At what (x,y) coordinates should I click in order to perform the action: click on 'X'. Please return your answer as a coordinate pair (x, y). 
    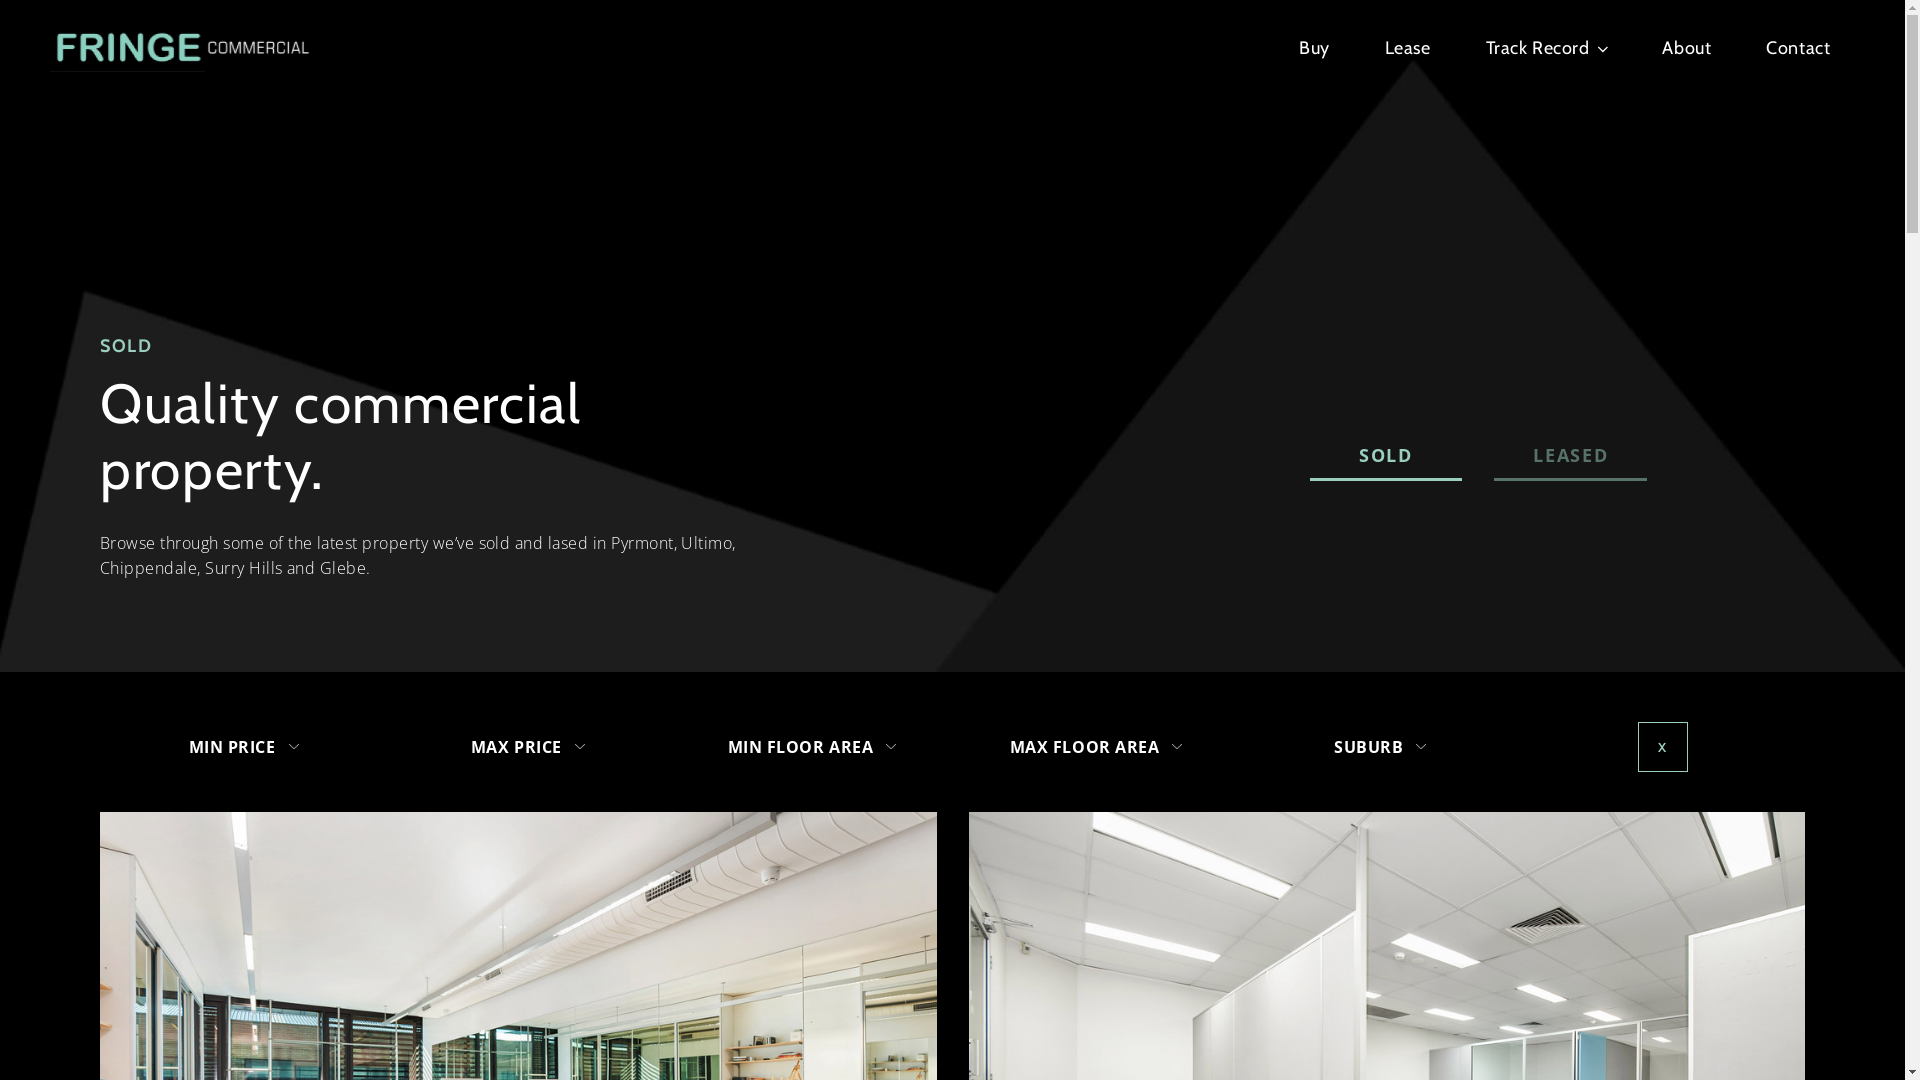
    Looking at the image, I should click on (1662, 747).